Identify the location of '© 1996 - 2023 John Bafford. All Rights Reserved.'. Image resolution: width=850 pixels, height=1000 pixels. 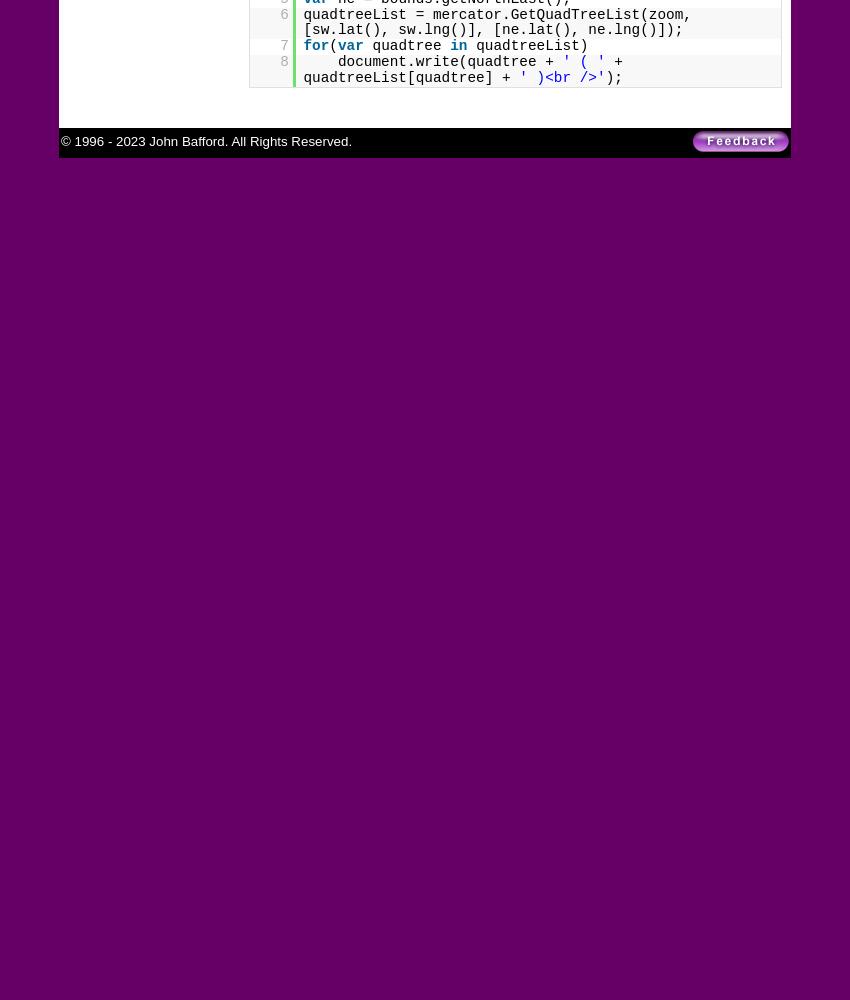
(205, 140).